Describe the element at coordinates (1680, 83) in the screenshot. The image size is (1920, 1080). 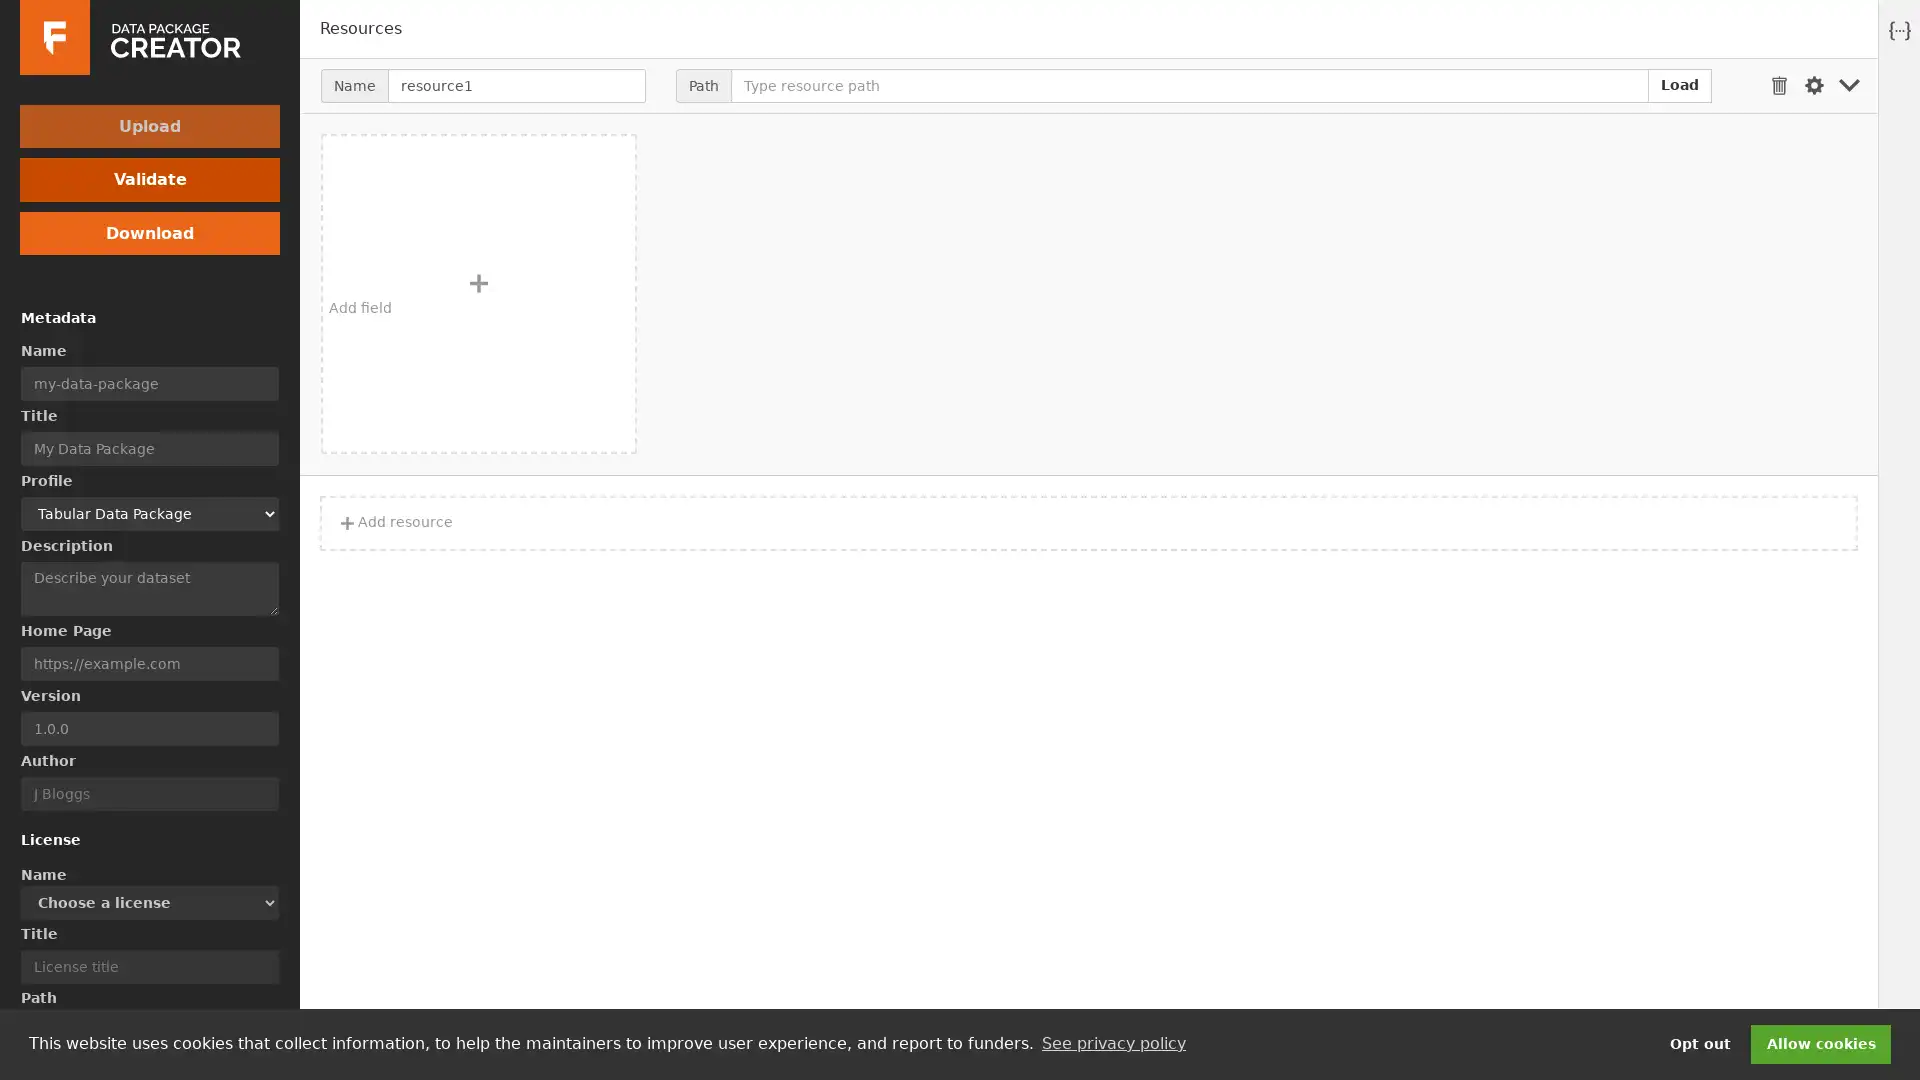
I see `Load` at that location.